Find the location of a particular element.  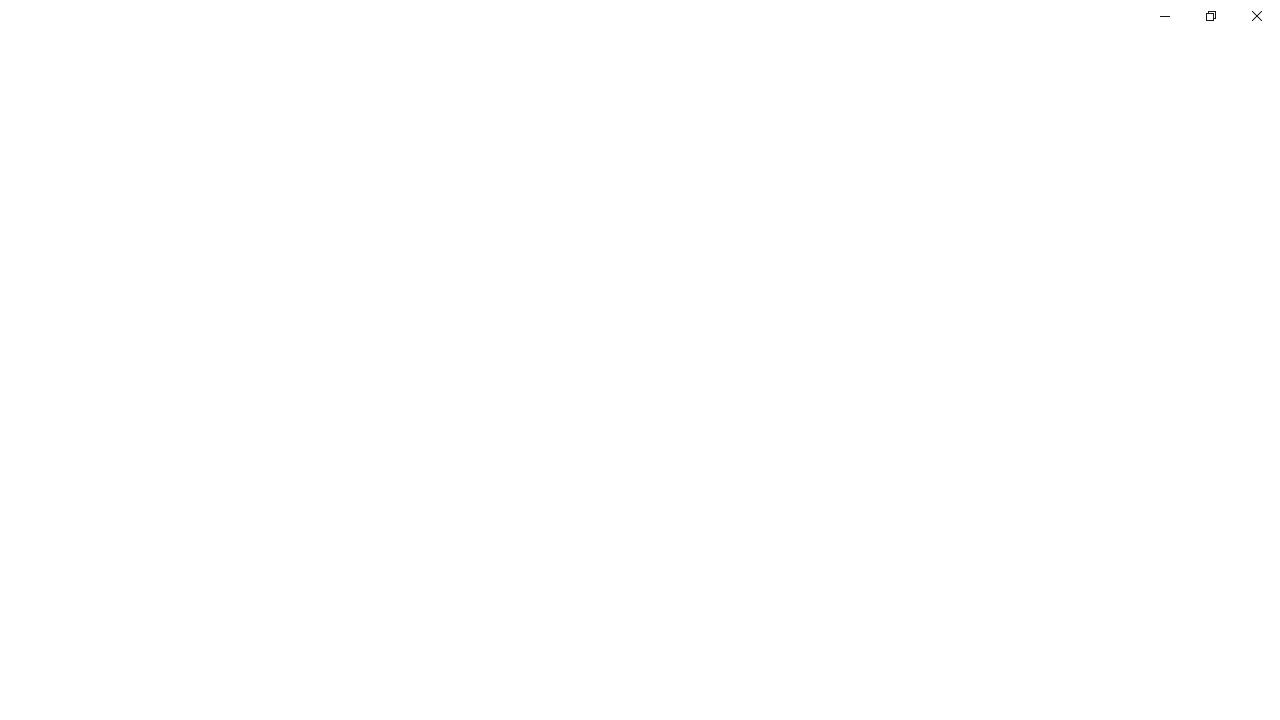

'Restore Settings' is located at coordinates (1209, 15).